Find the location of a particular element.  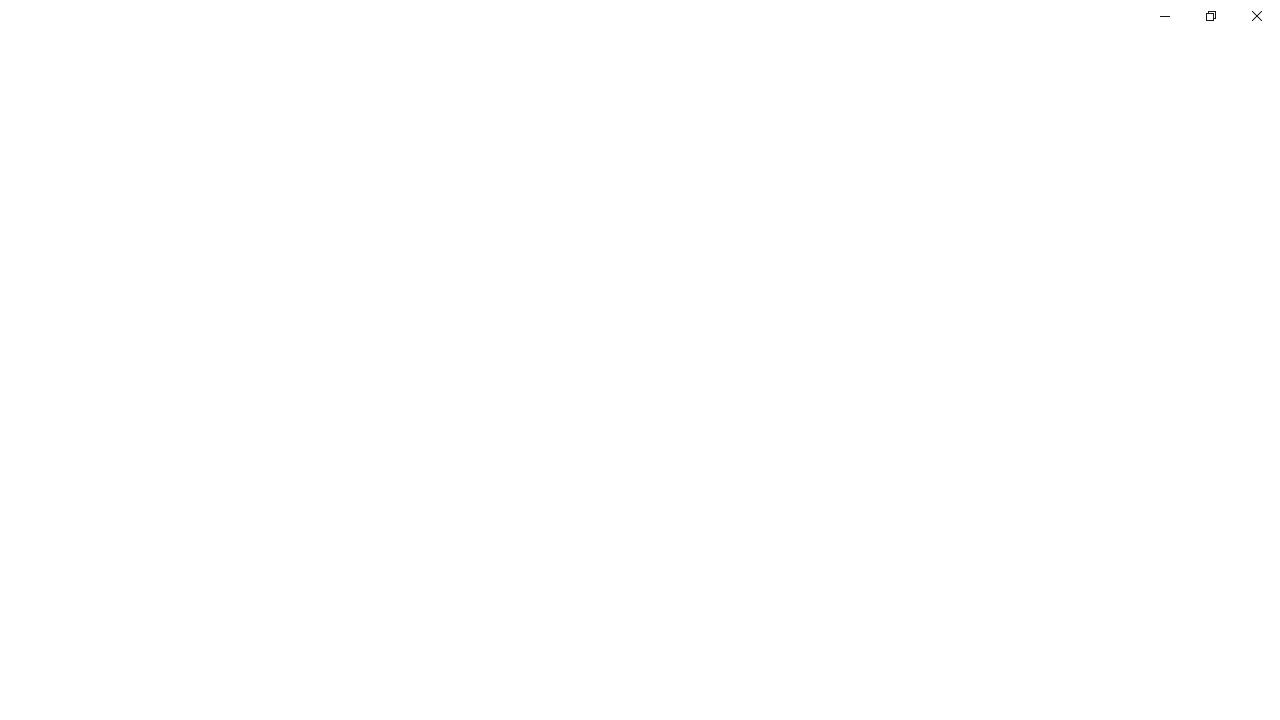

'Restore Settings' is located at coordinates (1209, 15).